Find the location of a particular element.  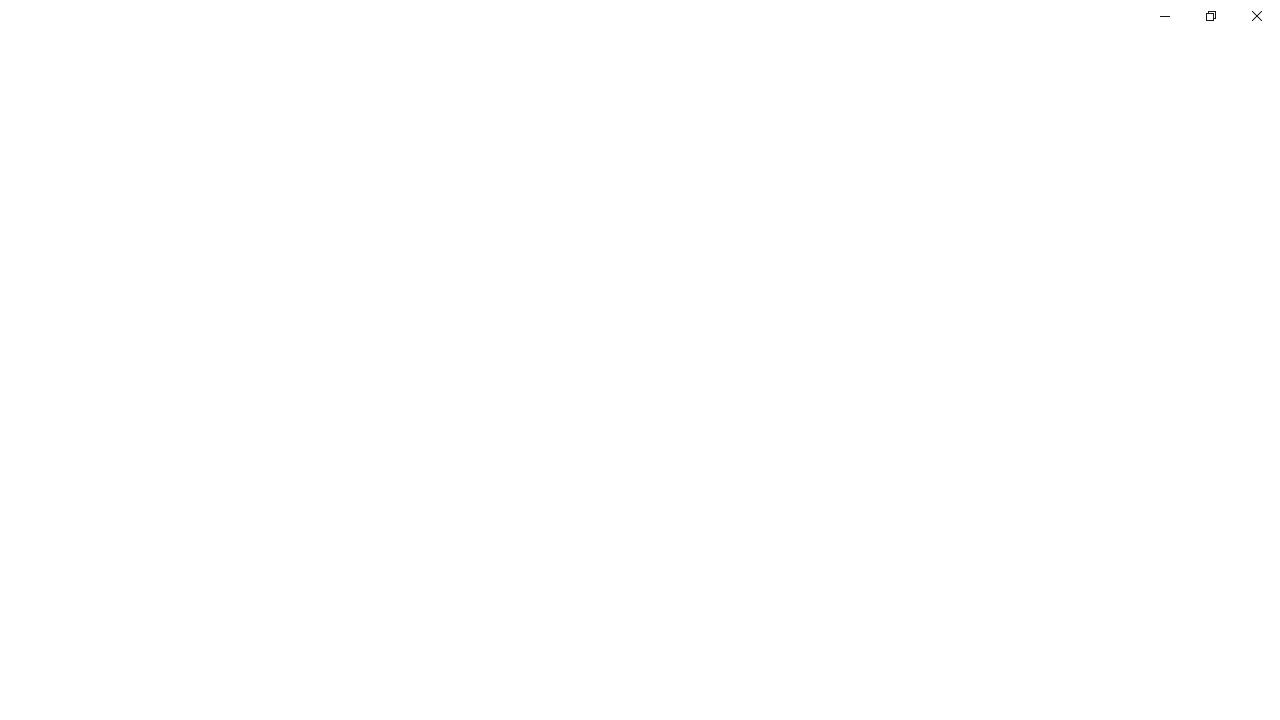

'Restore Settings' is located at coordinates (1209, 15).